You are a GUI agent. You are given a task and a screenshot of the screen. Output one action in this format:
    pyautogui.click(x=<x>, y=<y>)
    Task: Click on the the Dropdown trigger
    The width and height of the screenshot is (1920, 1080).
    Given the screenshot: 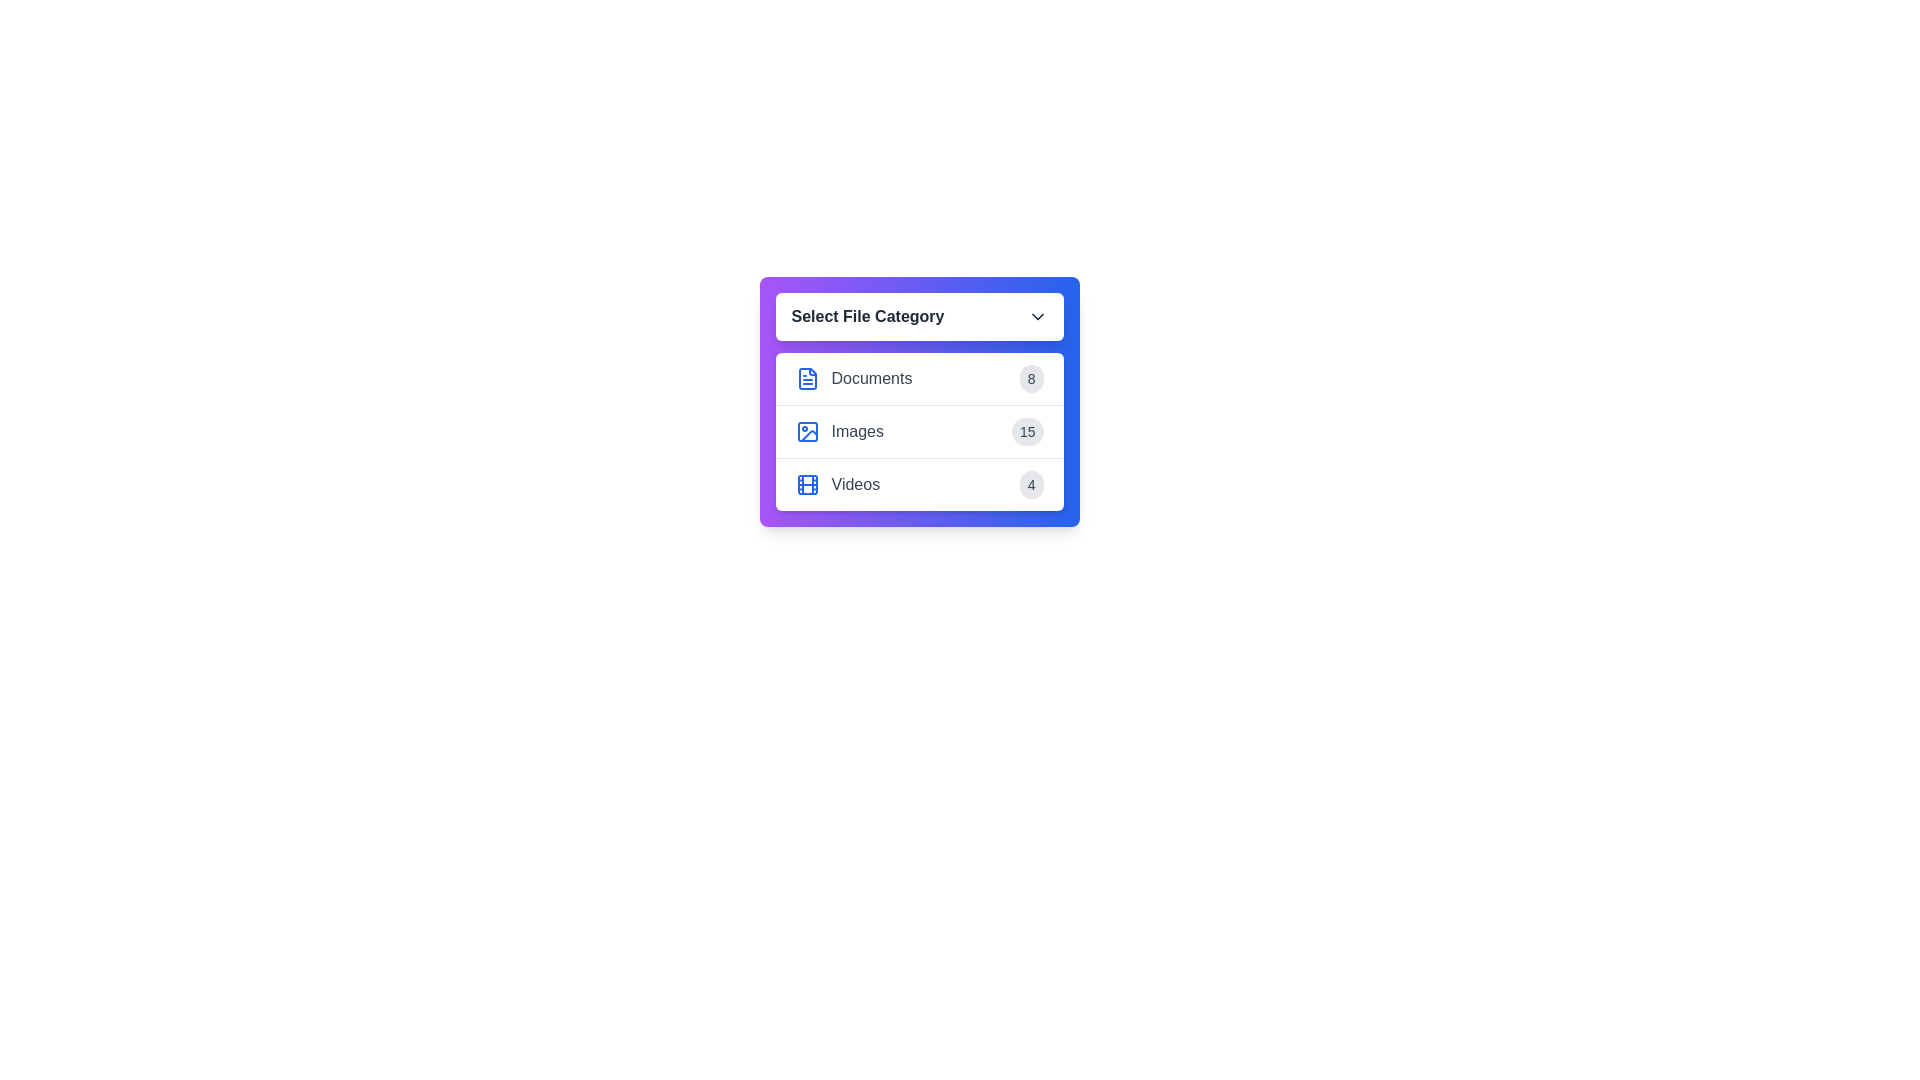 What is the action you would take?
    pyautogui.click(x=918, y=315)
    